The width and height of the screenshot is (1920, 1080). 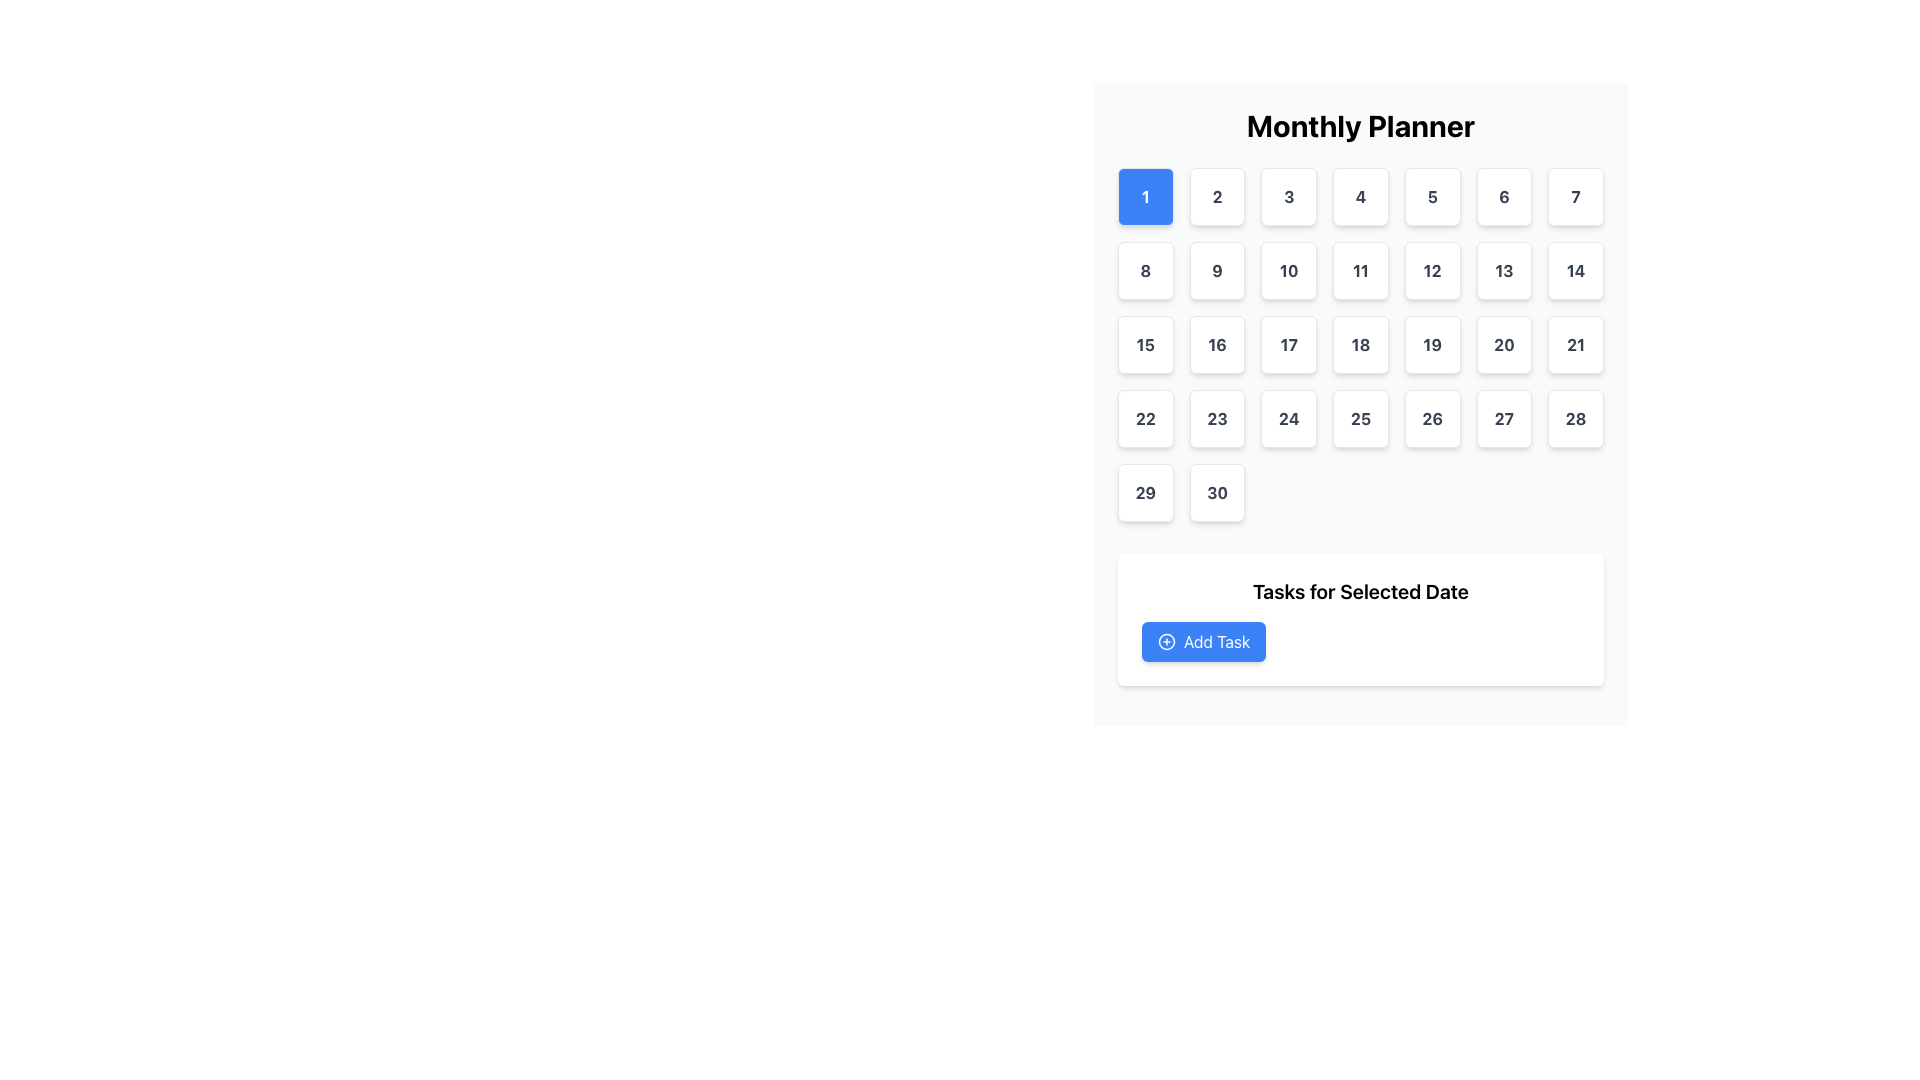 I want to click on the blue rectangular button labeled 'Add Task' with a plus icon, so click(x=1203, y=641).